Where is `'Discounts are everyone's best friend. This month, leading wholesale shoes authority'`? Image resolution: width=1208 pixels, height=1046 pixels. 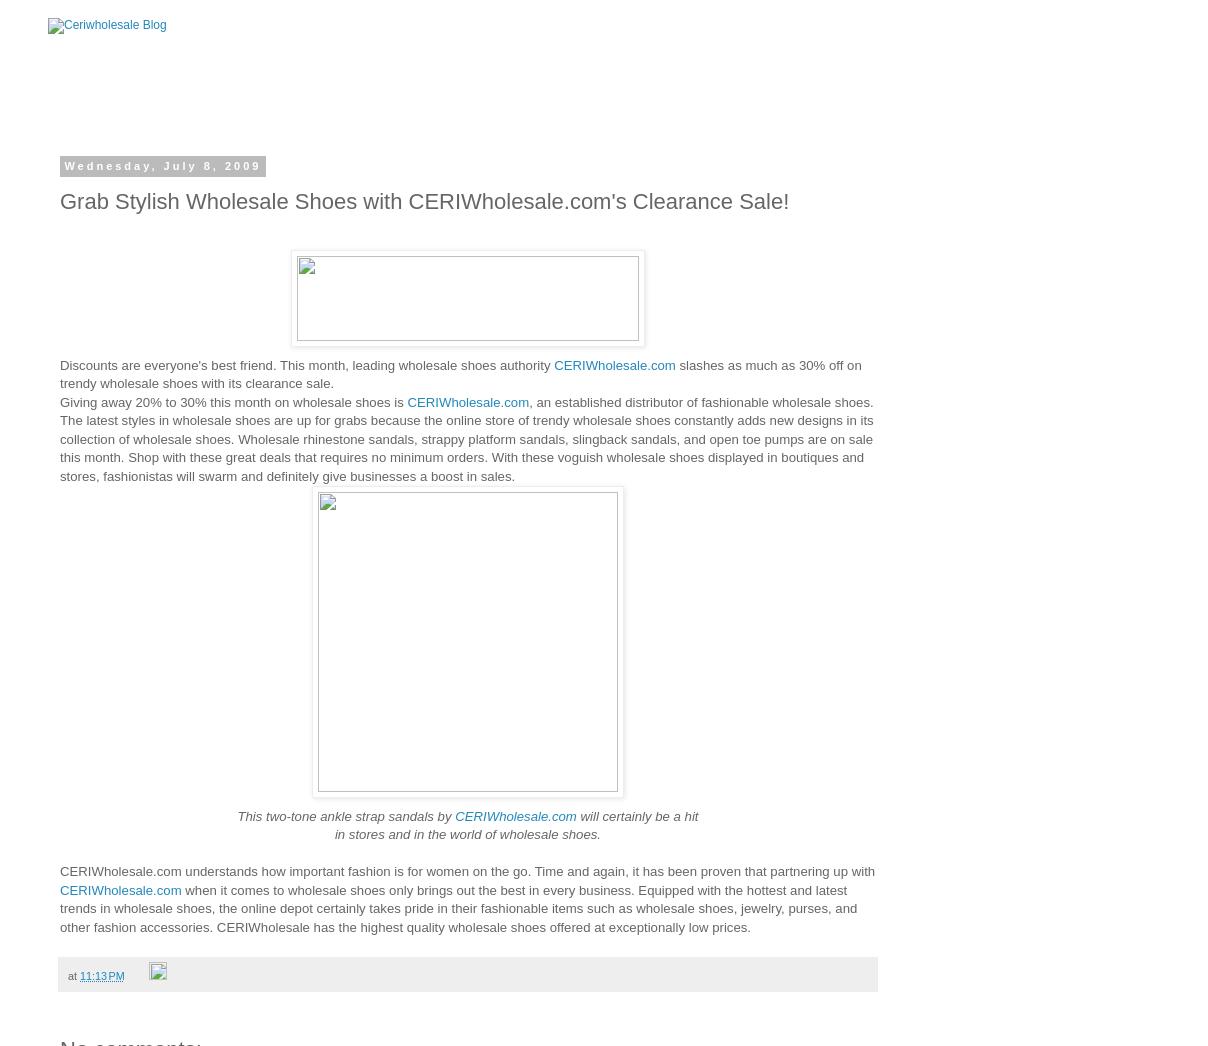
'Discounts are everyone's best friend. This month, leading wholesale shoes authority' is located at coordinates (305, 363).